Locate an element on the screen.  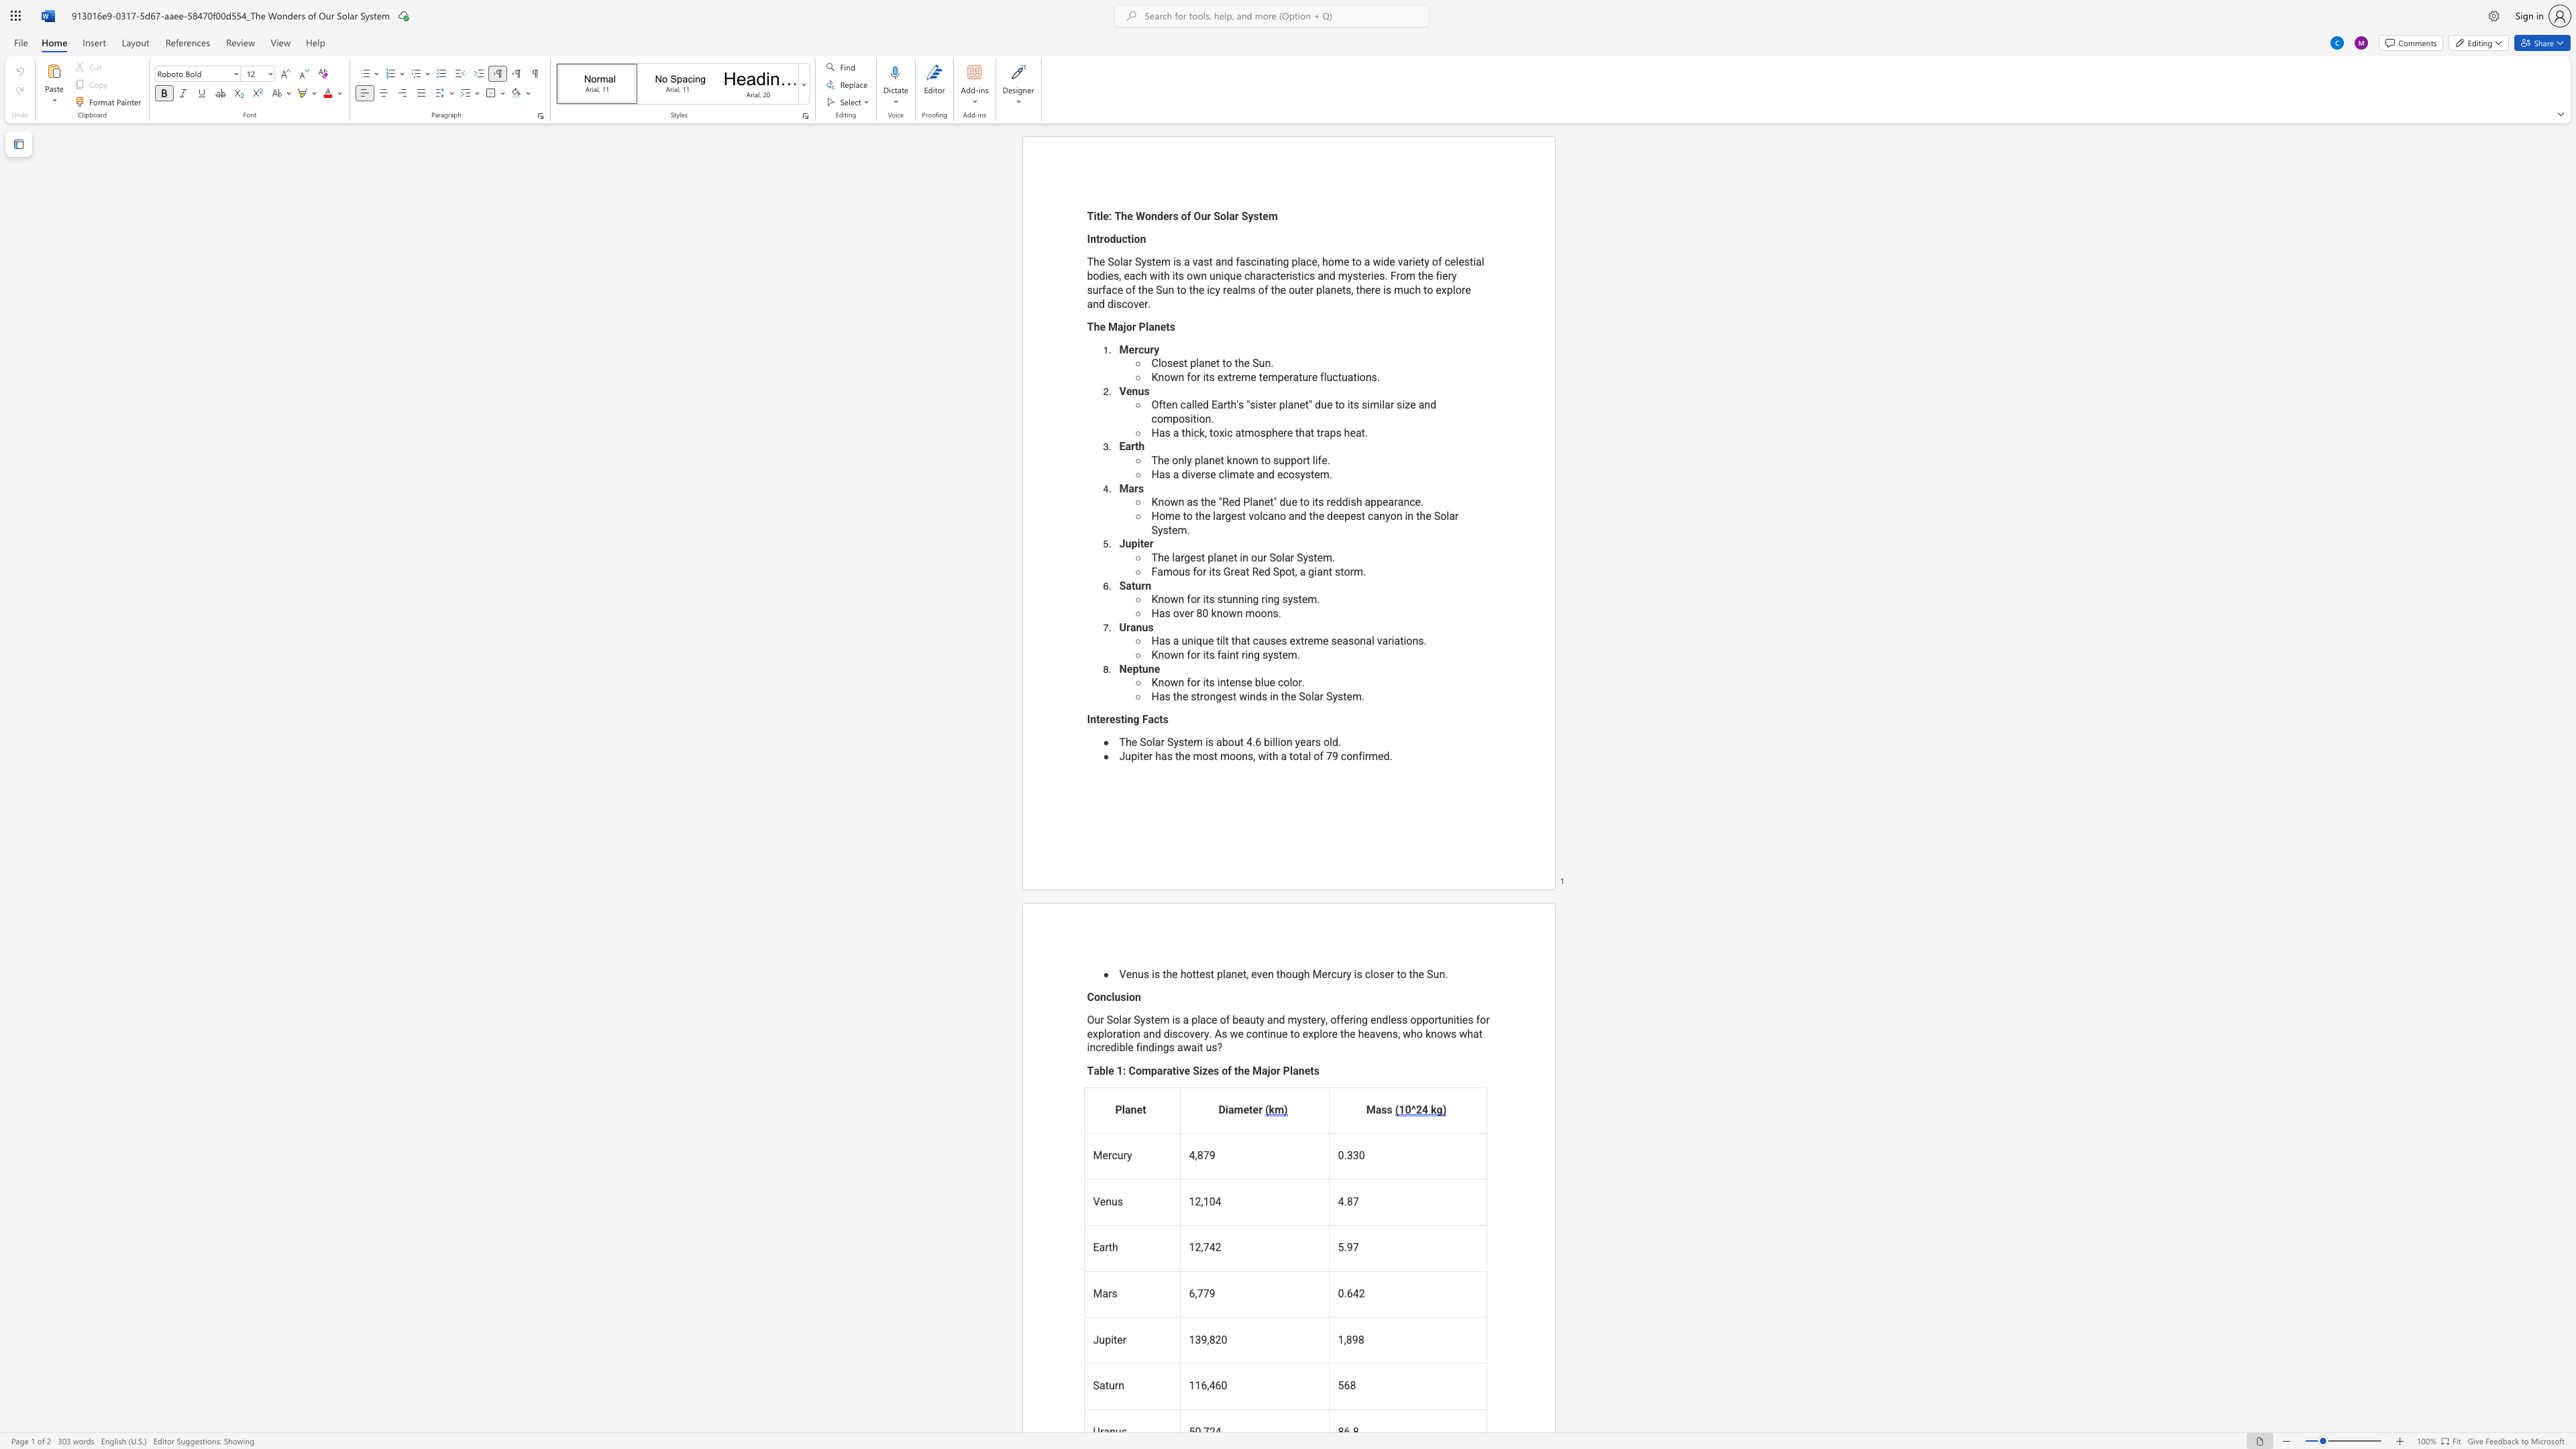
the 2th character "o" in the text is located at coordinates (1184, 215).